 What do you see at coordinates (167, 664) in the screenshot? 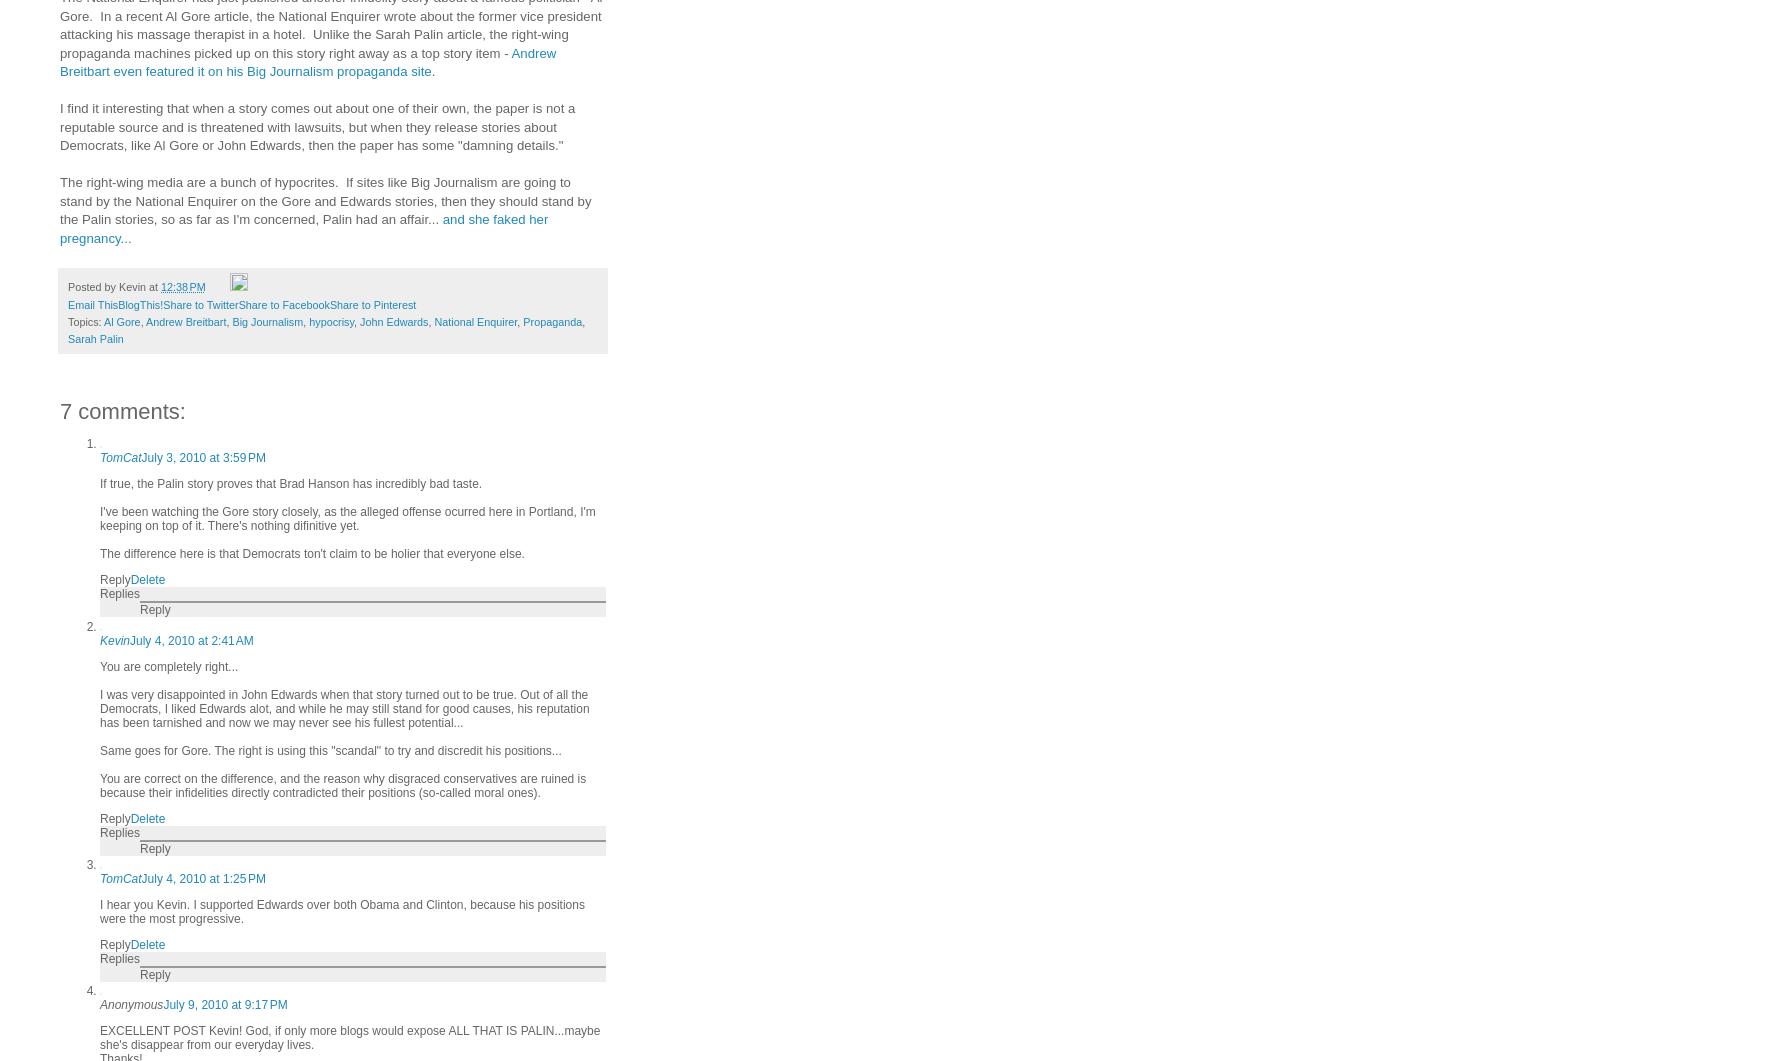
I see `'You are completely right...'` at bounding box center [167, 664].